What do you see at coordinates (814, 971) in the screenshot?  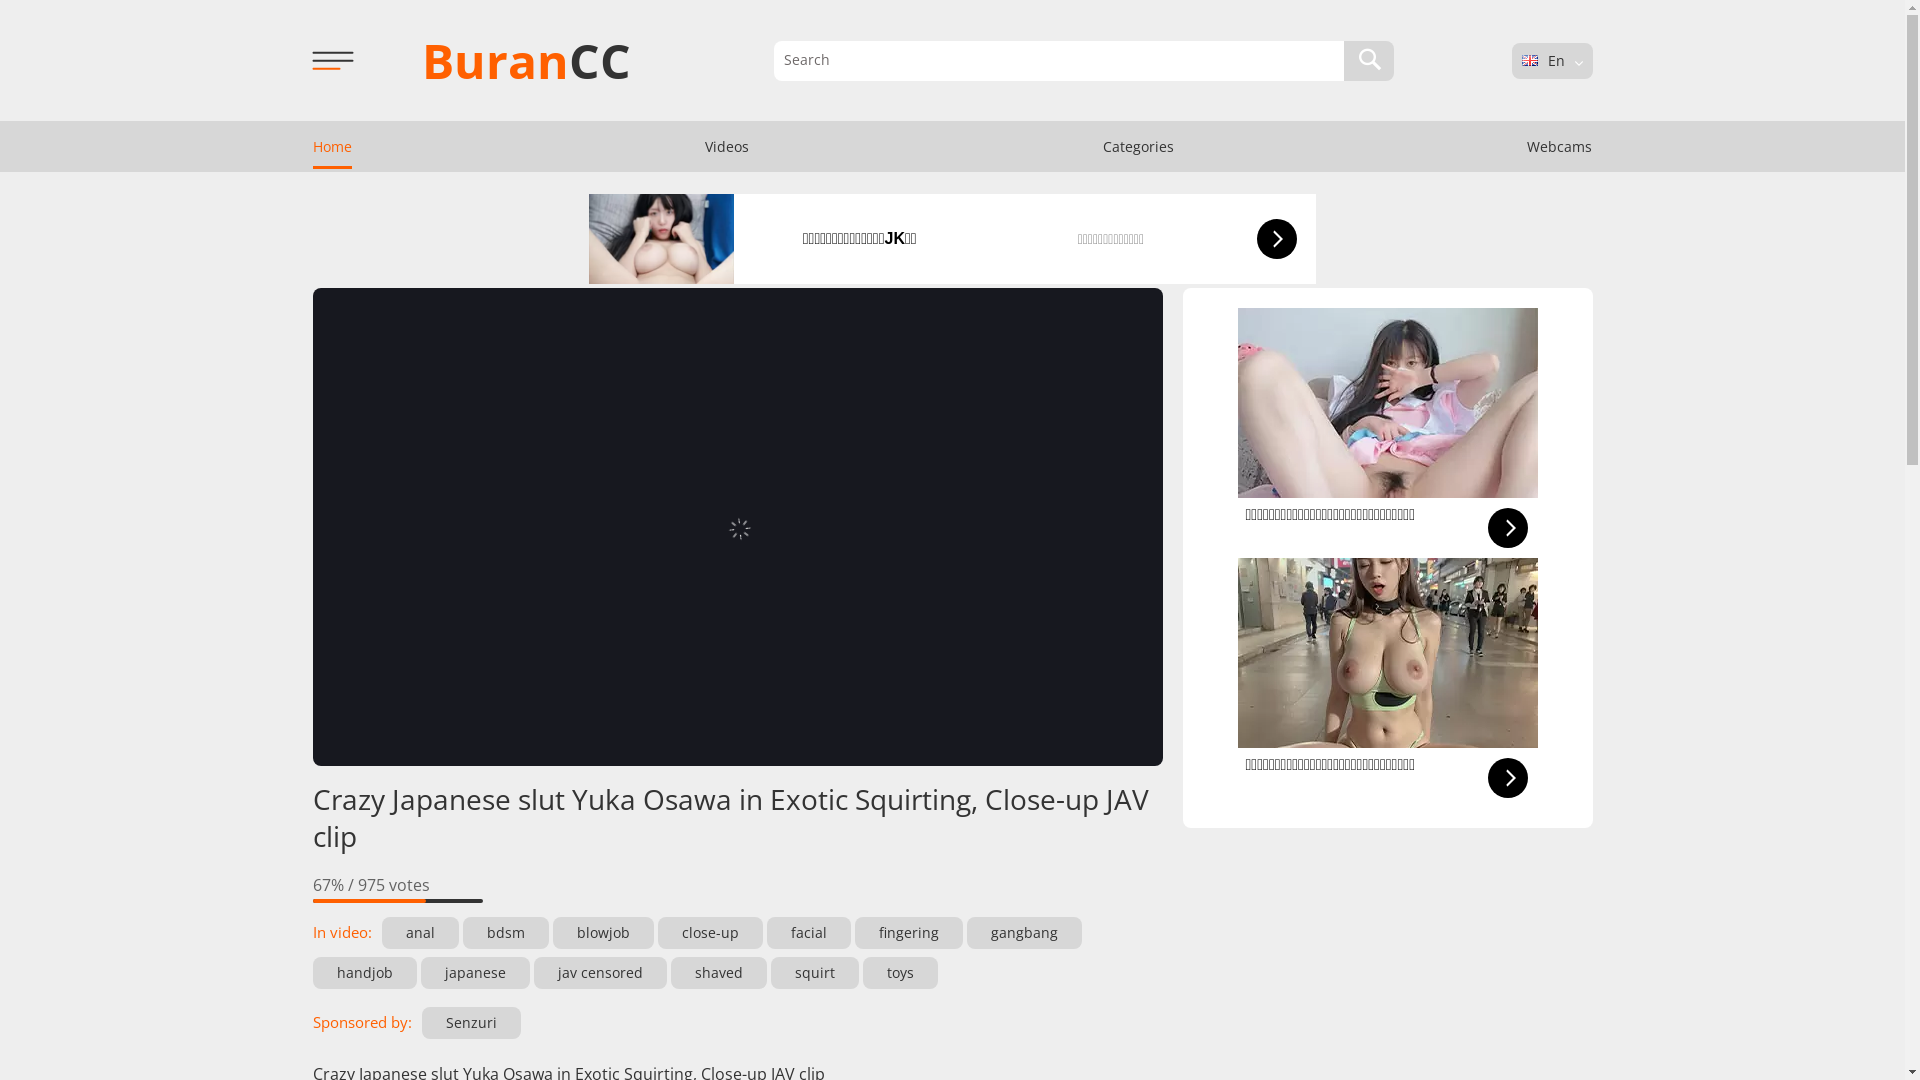 I see `'squirt'` at bounding box center [814, 971].